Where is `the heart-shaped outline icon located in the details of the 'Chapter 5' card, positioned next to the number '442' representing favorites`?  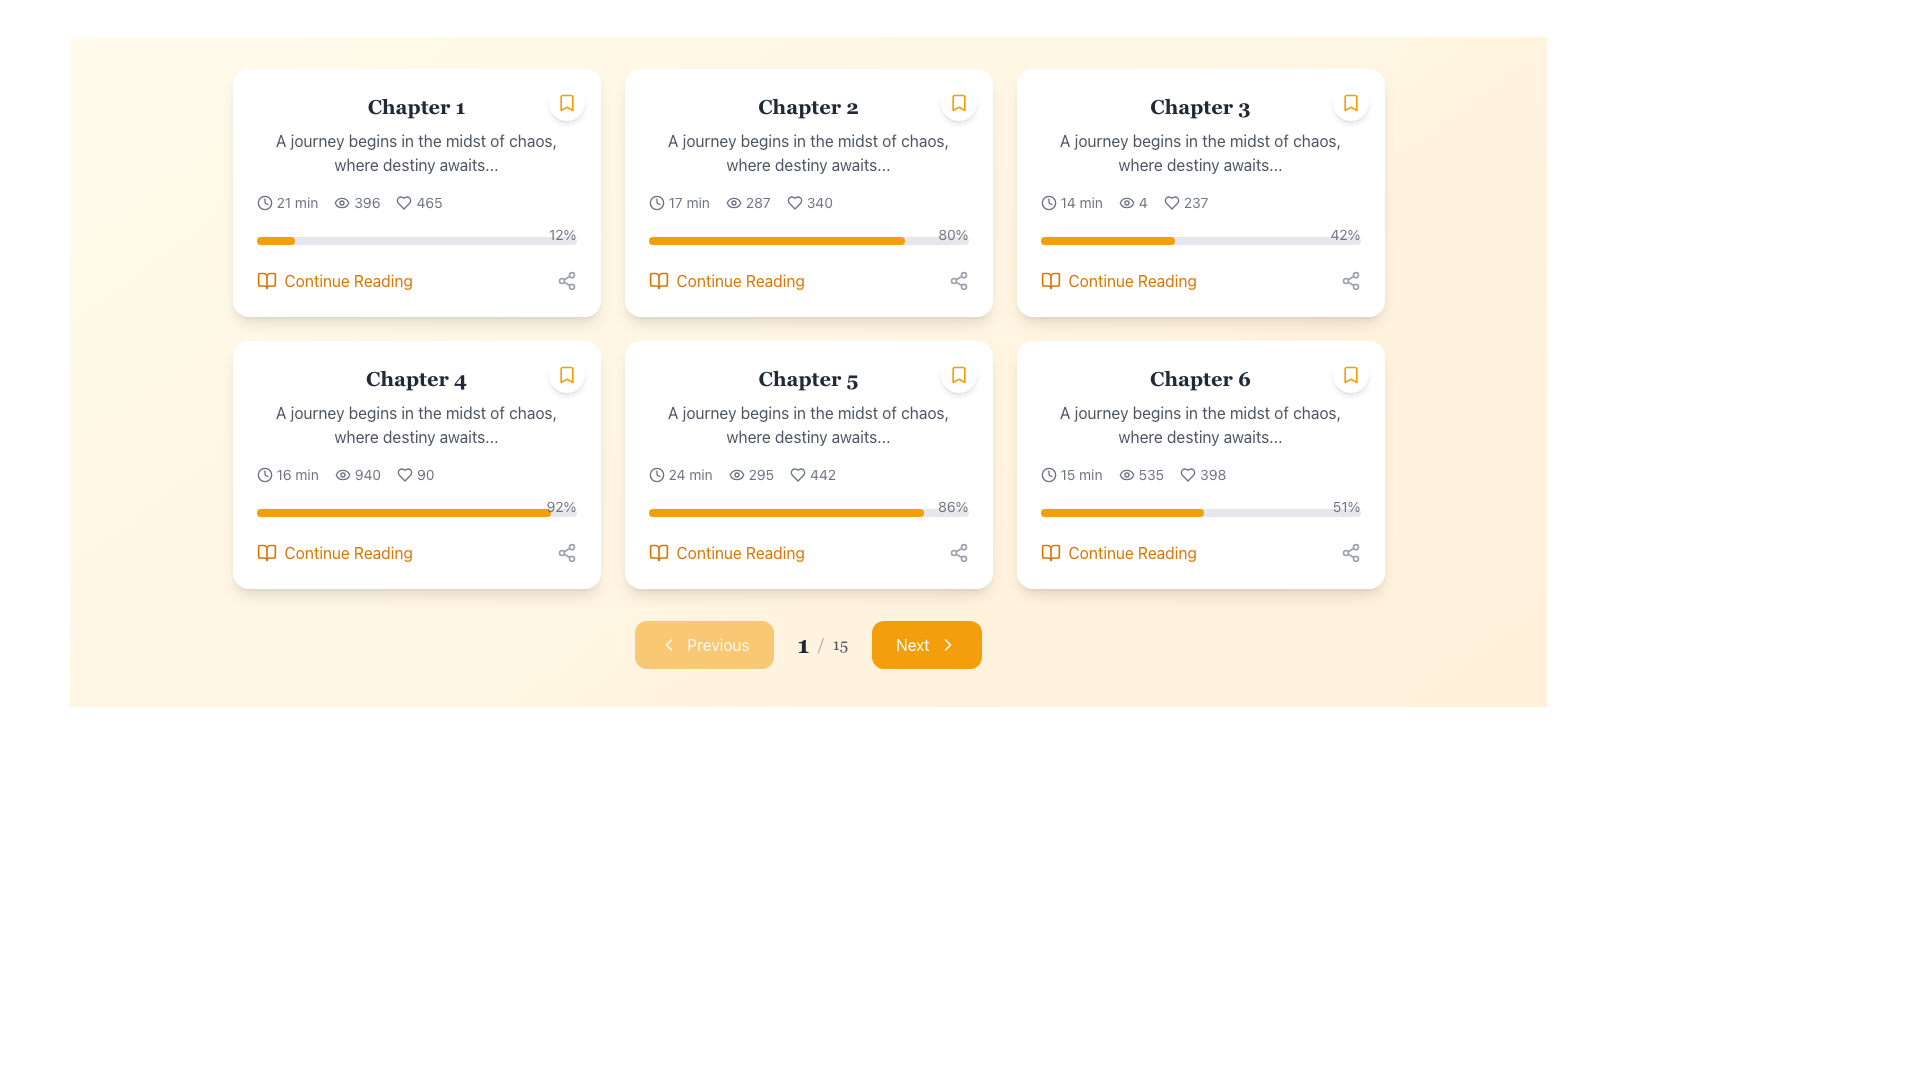 the heart-shaped outline icon located in the details of the 'Chapter 5' card, positioned next to the number '442' representing favorites is located at coordinates (797, 474).